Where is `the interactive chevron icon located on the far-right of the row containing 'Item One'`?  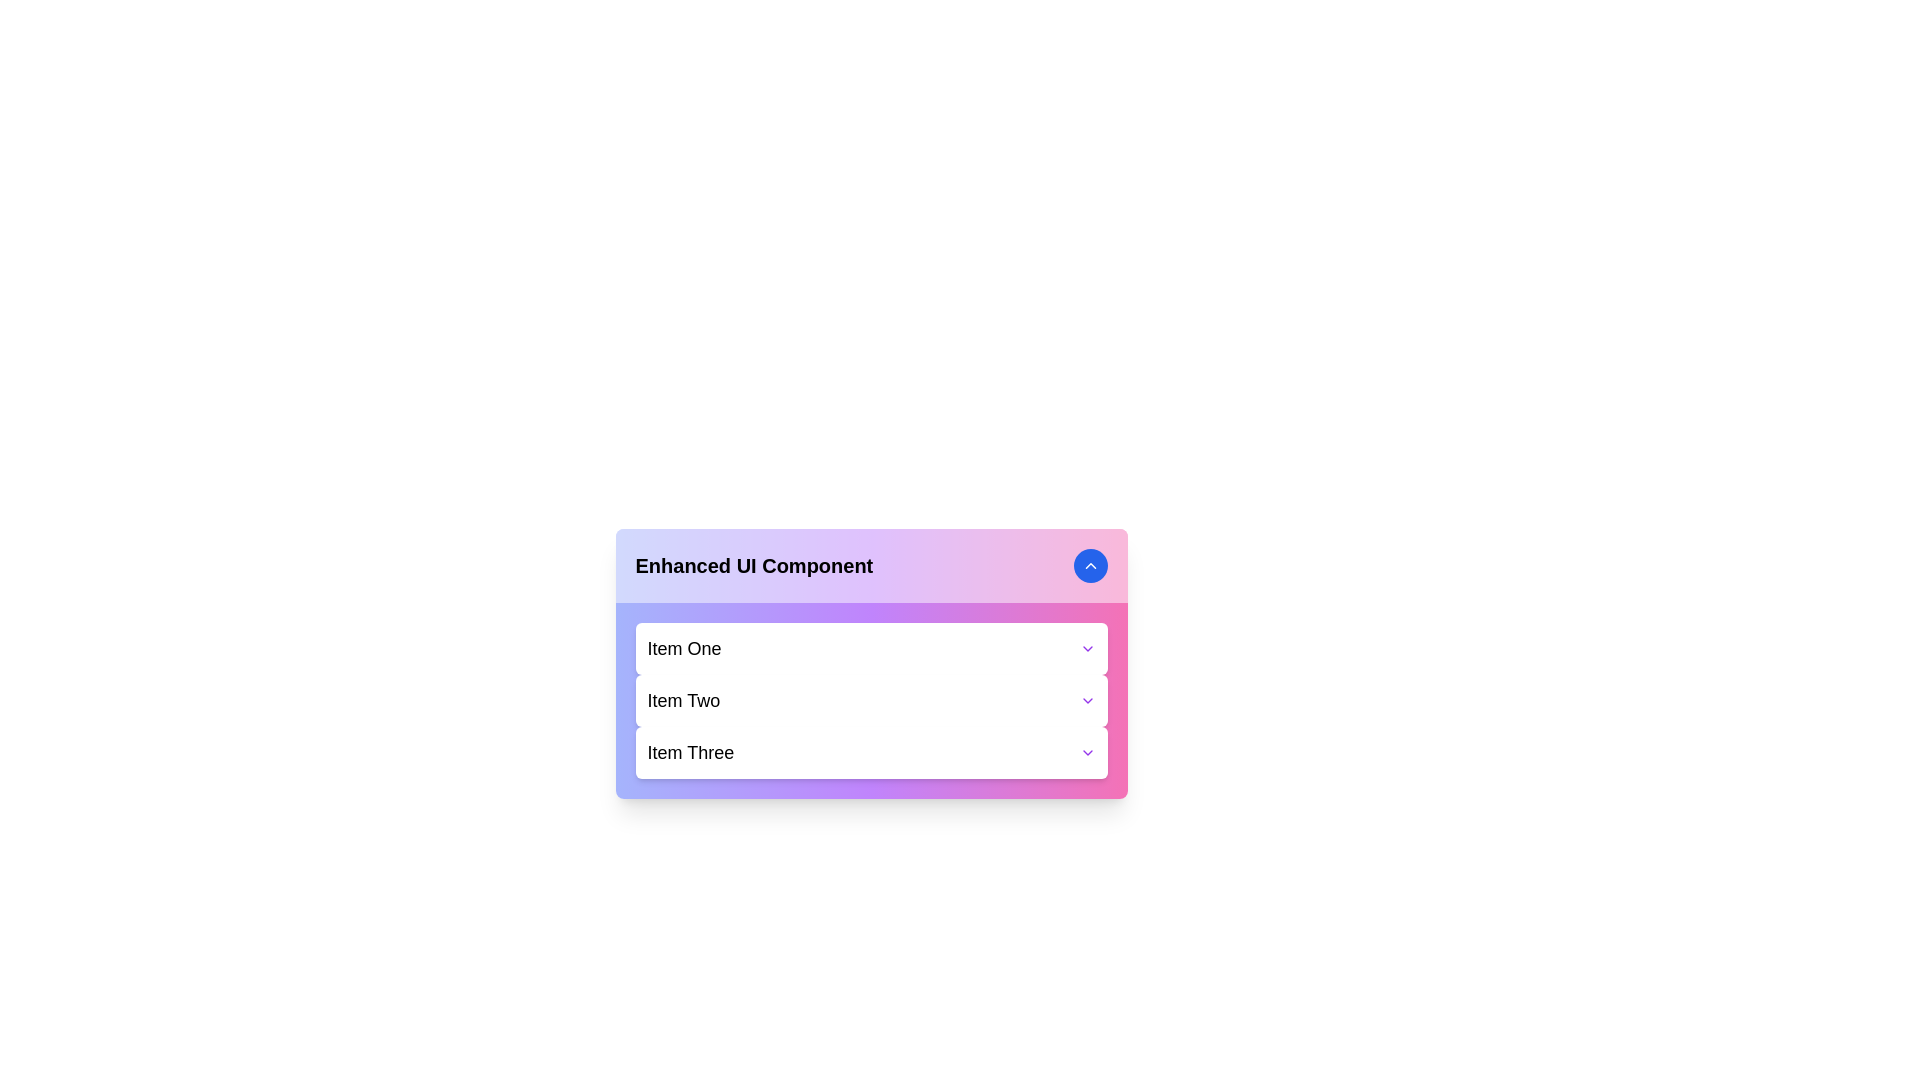 the interactive chevron icon located on the far-right of the row containing 'Item One' is located at coordinates (1086, 648).